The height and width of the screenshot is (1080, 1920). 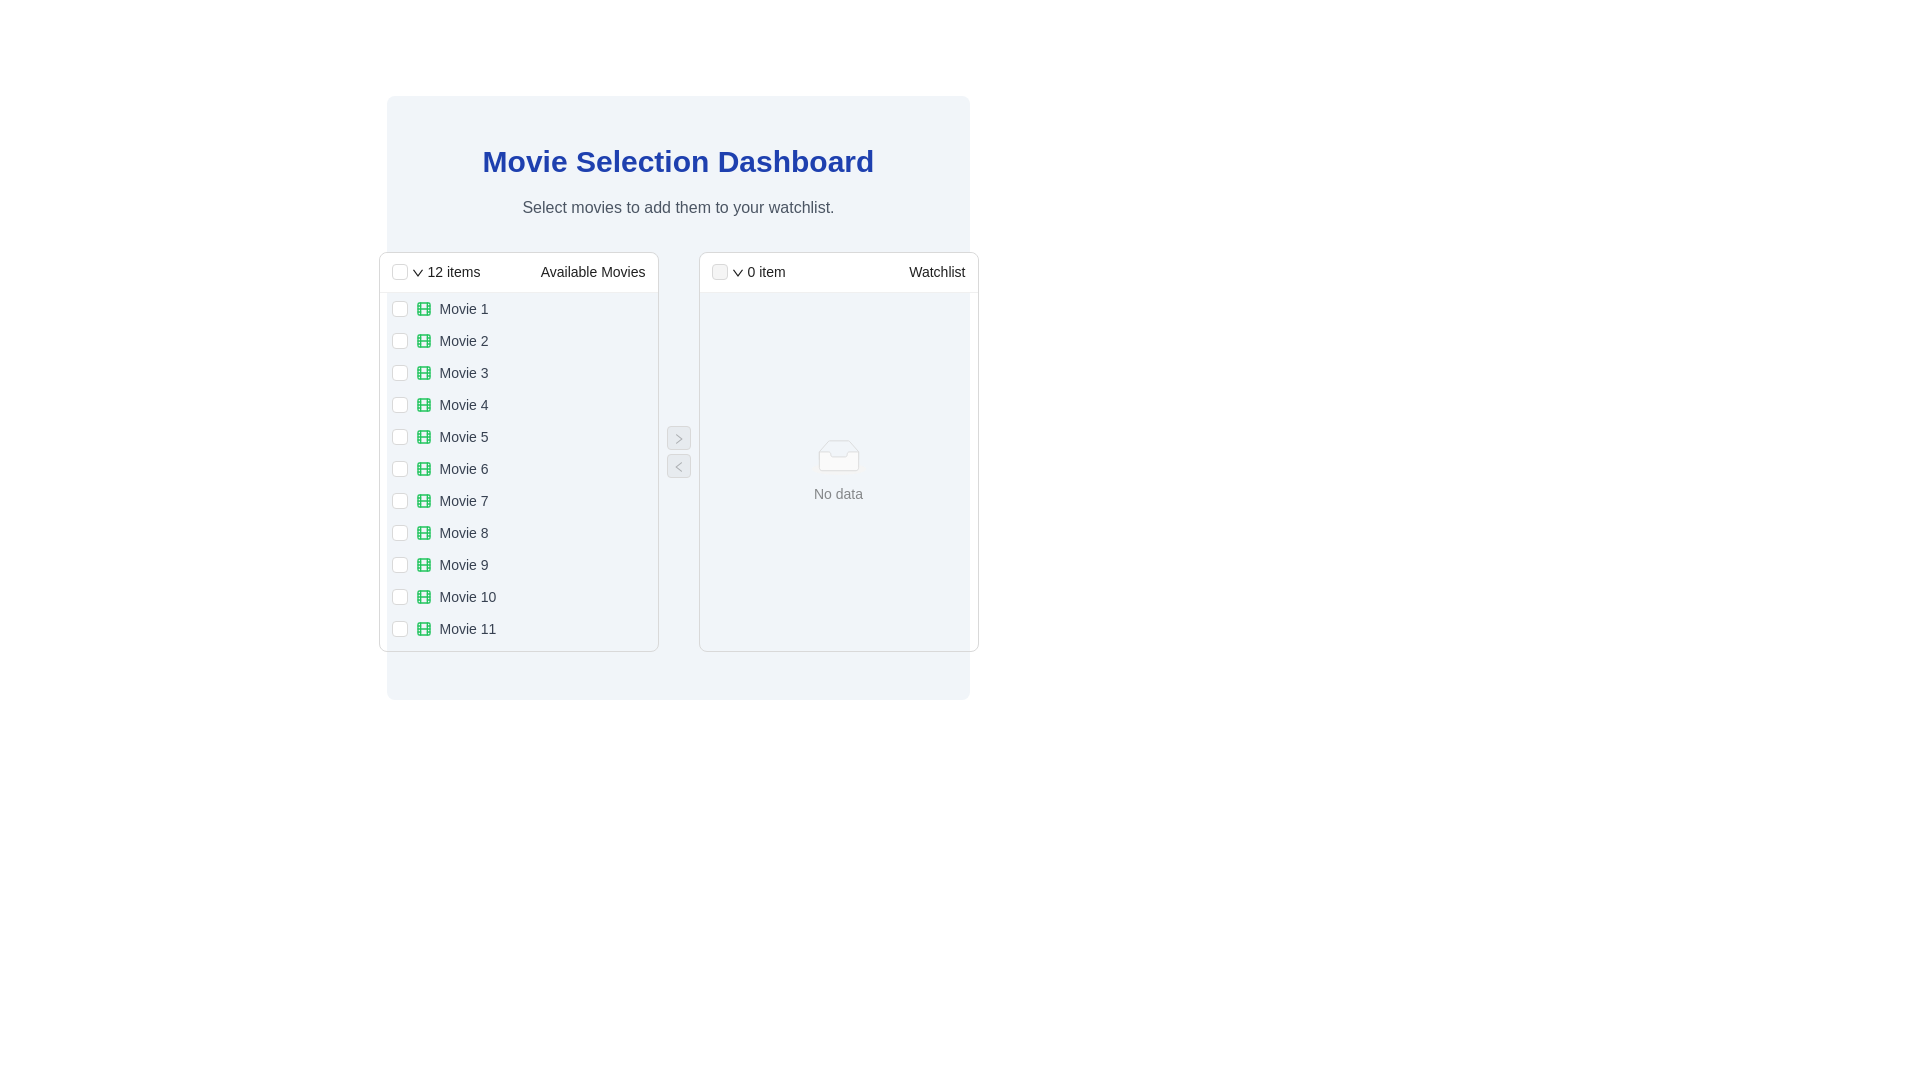 I want to click on the small green film strip icon located next to the text 'Movie 1' in the movie list, so click(x=422, y=308).